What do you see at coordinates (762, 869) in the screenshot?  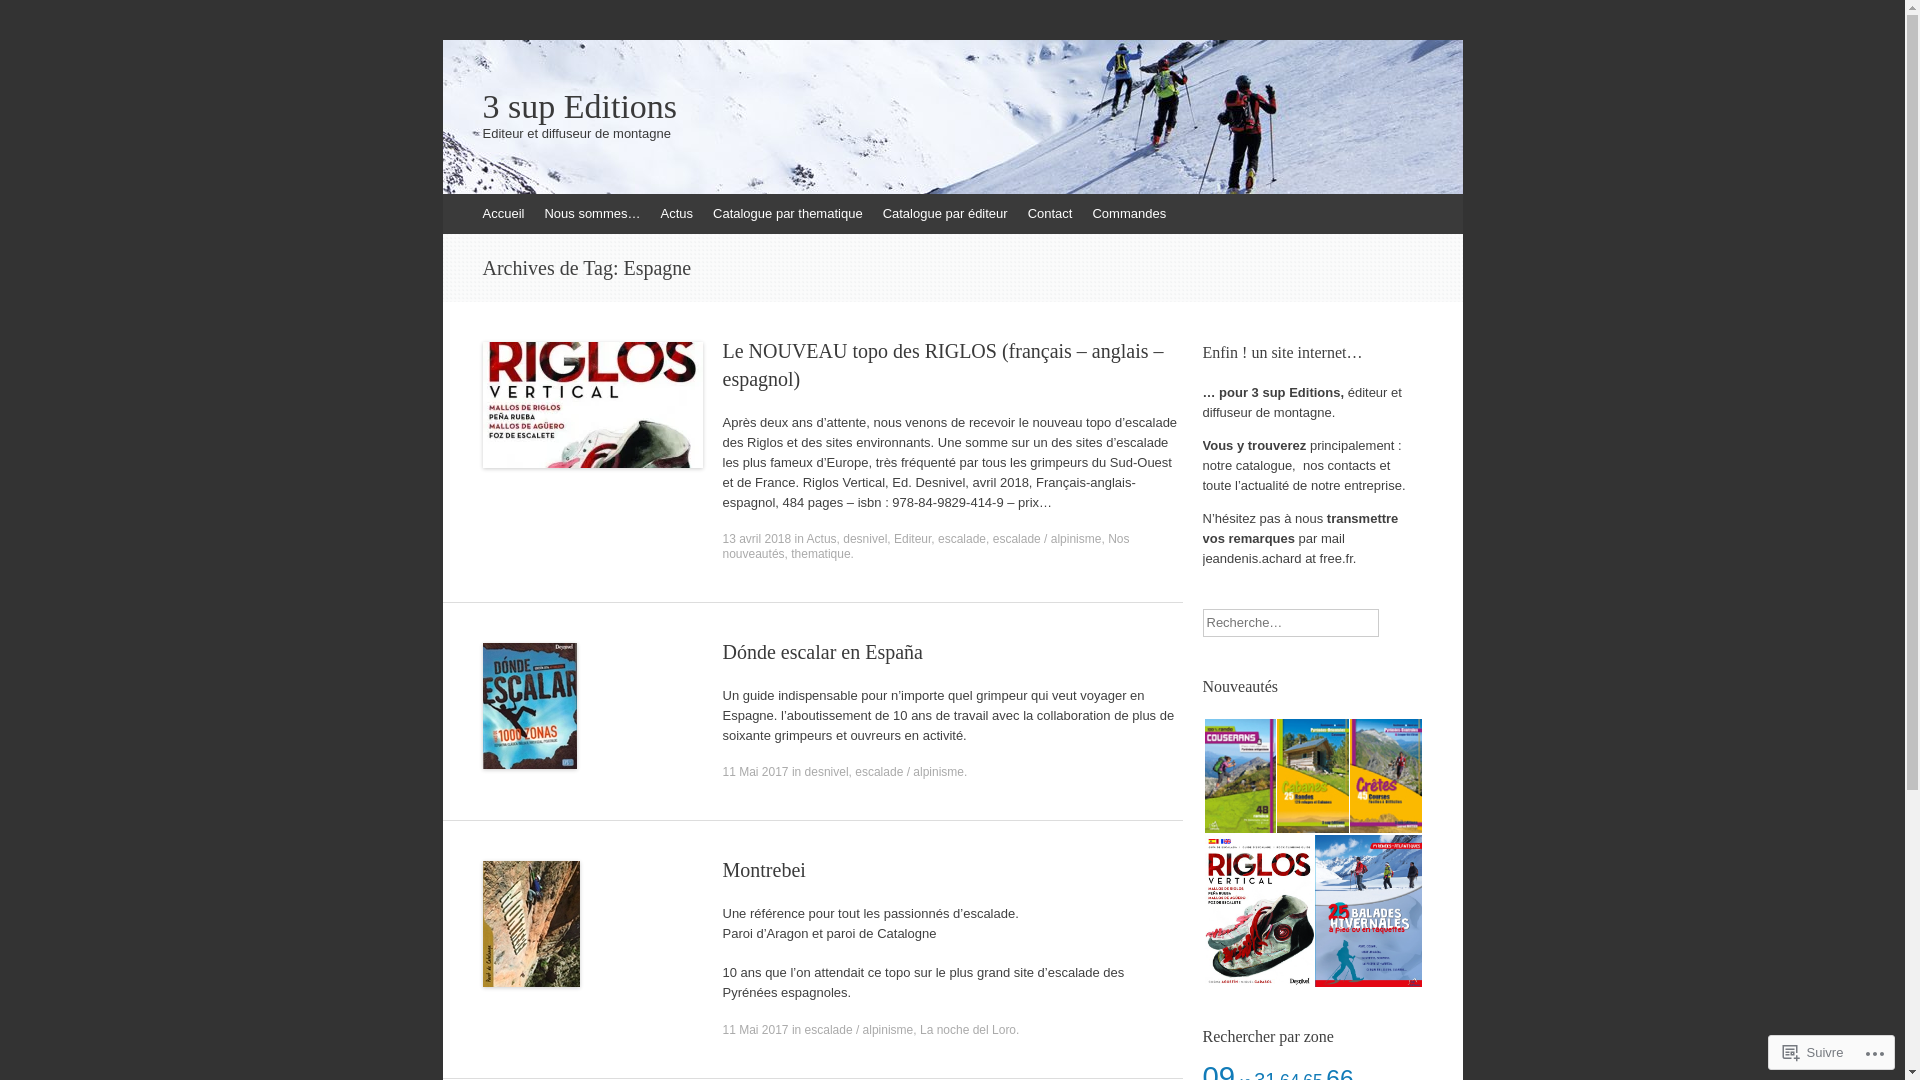 I see `'Montrebei'` at bounding box center [762, 869].